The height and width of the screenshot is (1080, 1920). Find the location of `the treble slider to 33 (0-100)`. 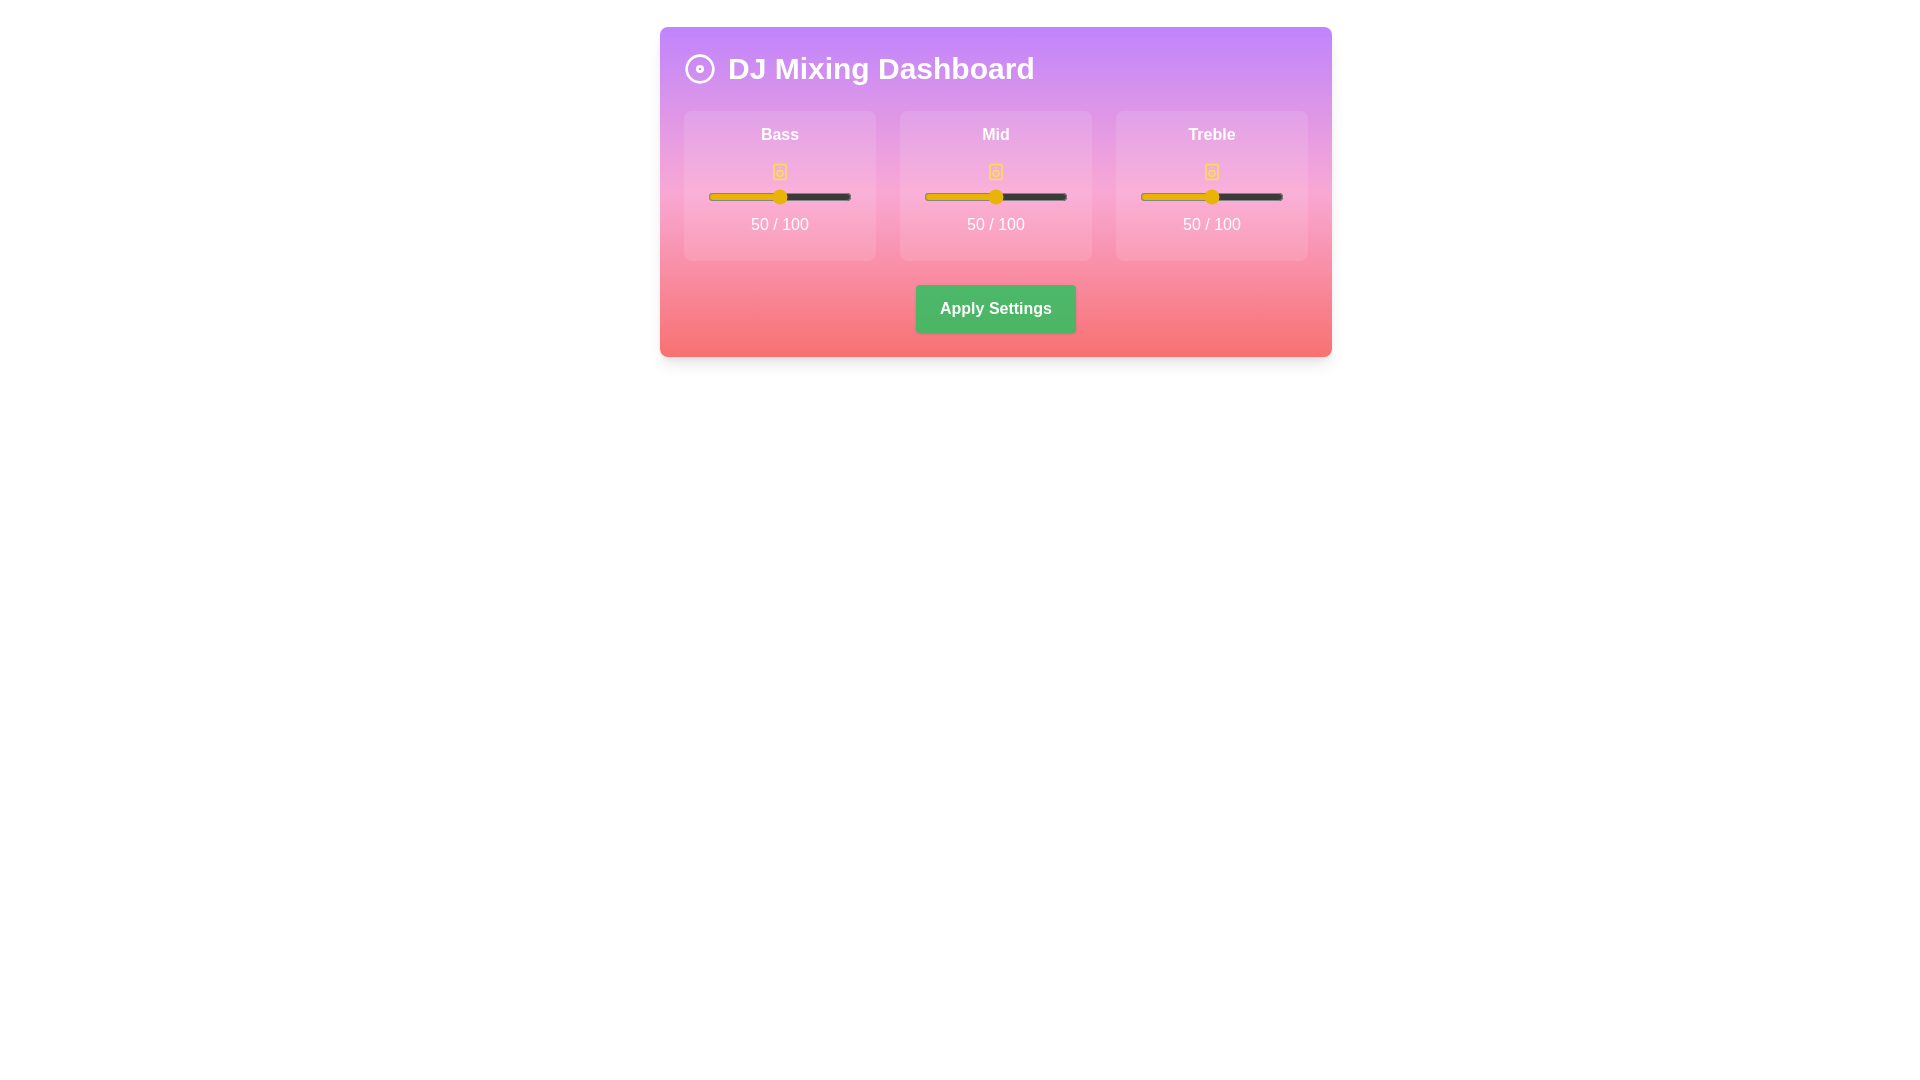

the treble slider to 33 (0-100) is located at coordinates (1187, 196).